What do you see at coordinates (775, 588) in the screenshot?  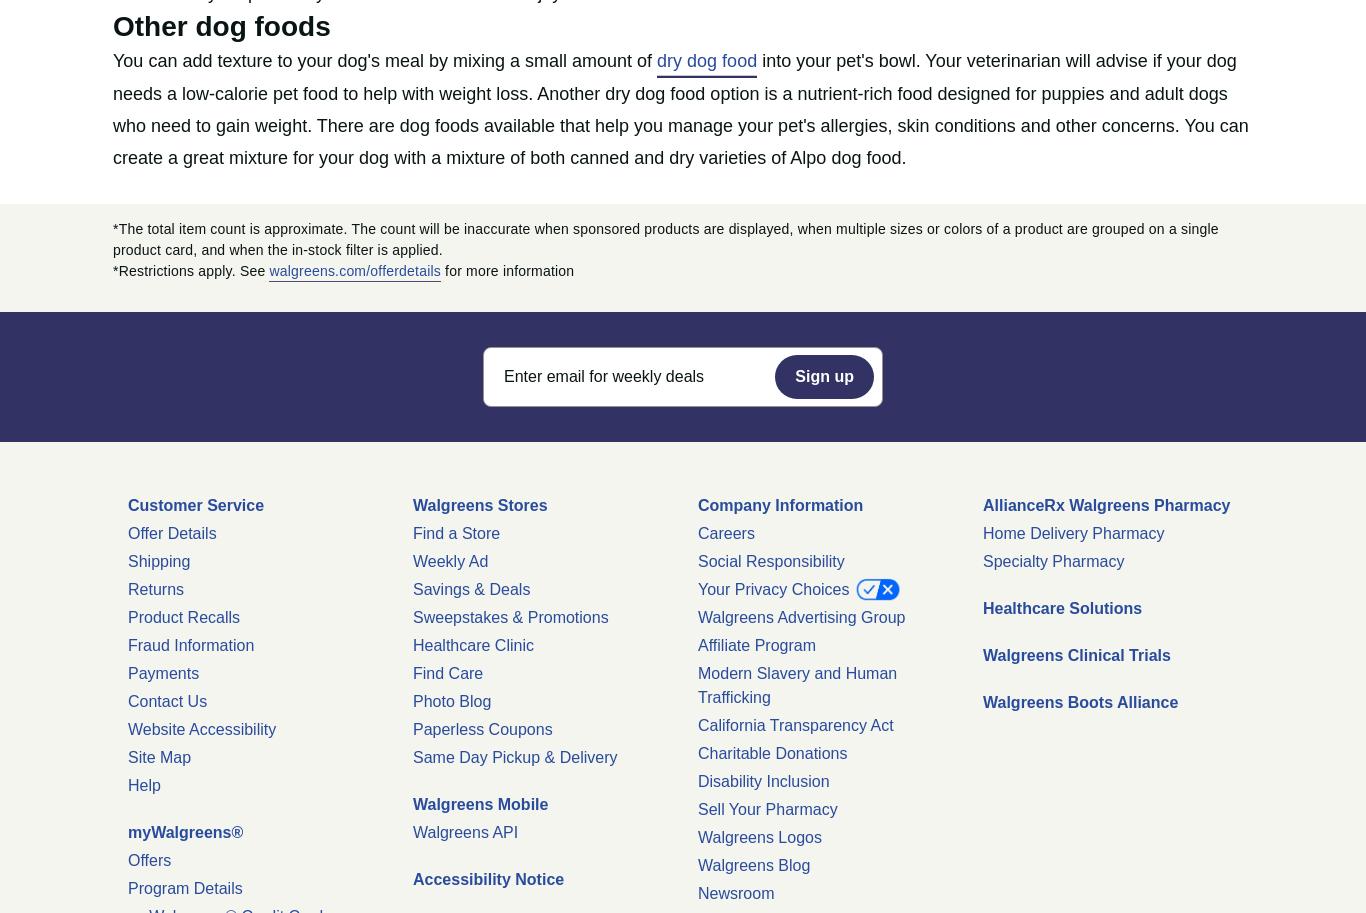 I see `'Your Privacy Choices'` at bounding box center [775, 588].